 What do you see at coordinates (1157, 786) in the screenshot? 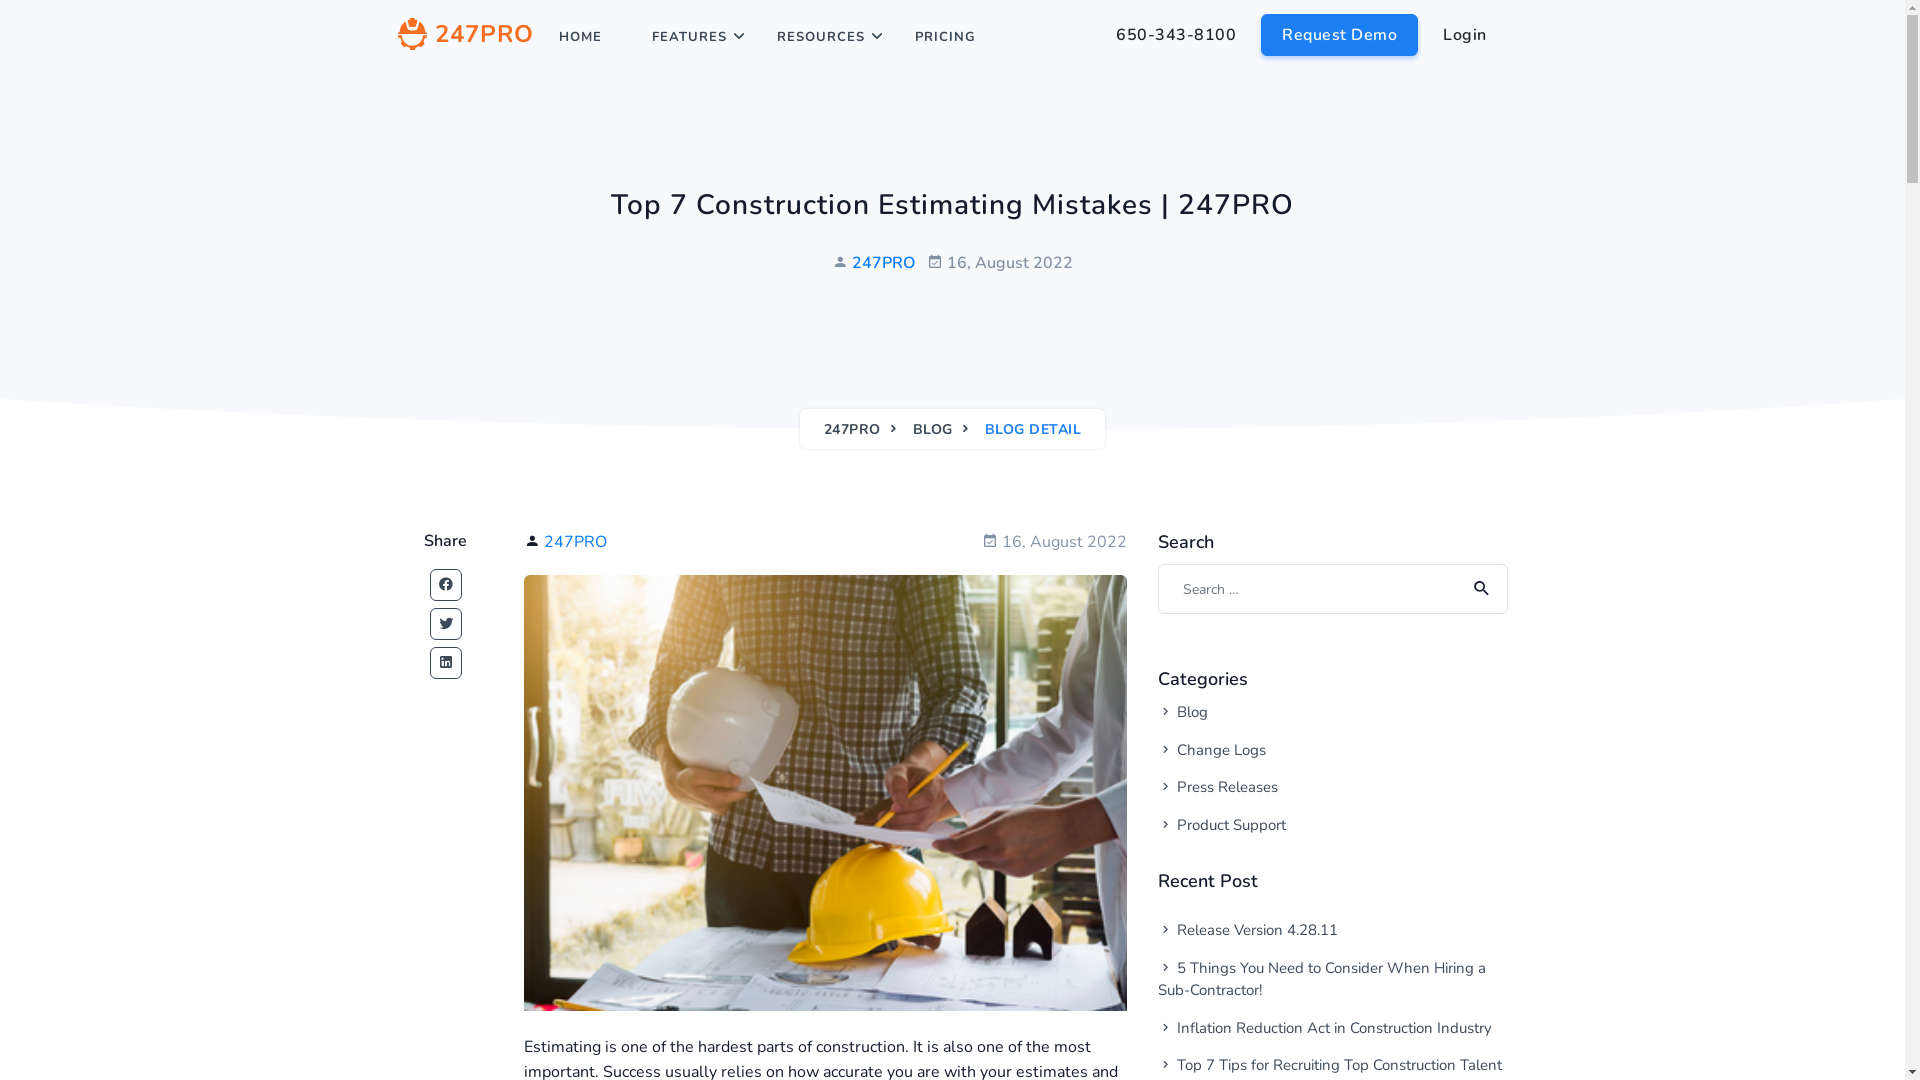
I see `'Press Releases'` at bounding box center [1157, 786].